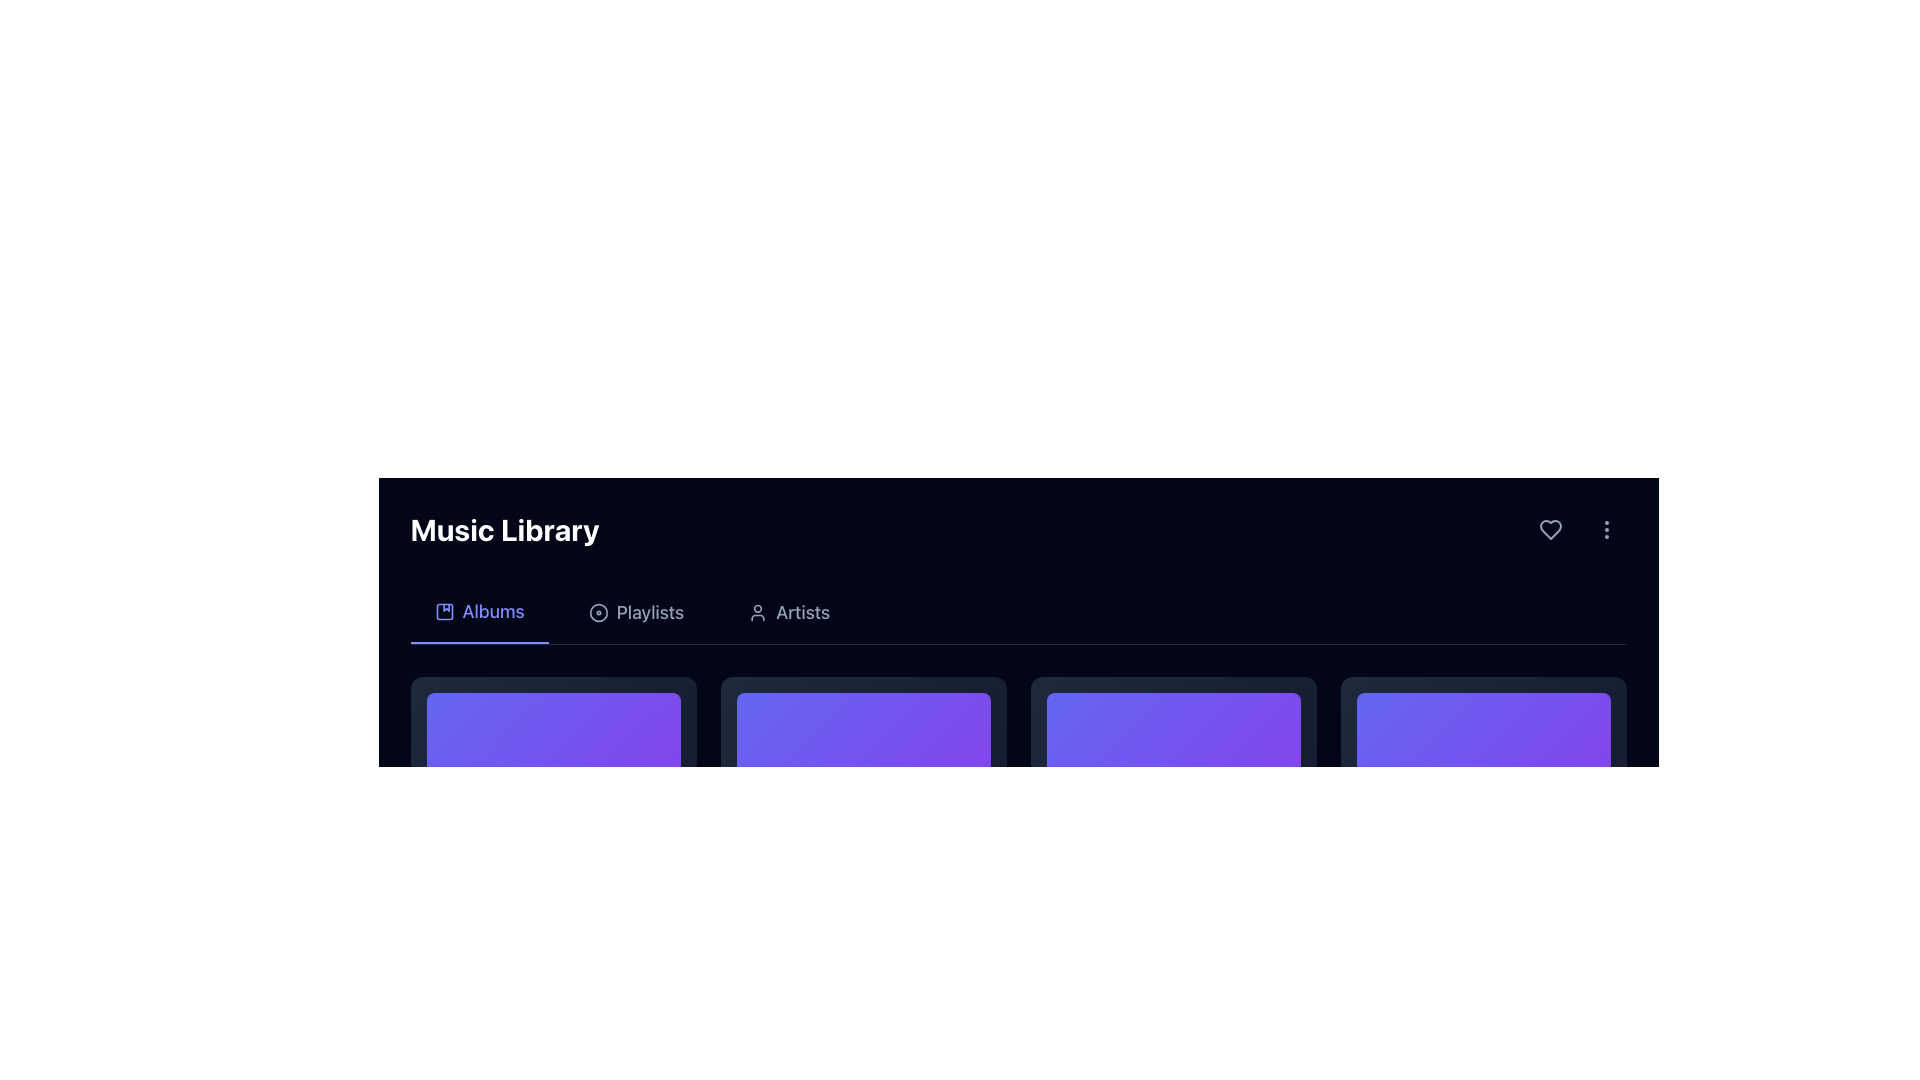  I want to click on the button represented by a vertically aligned ellipsis icon made up of three evenly spaced circles, located at the top-right corner of the interface, to change its color, so click(1606, 528).